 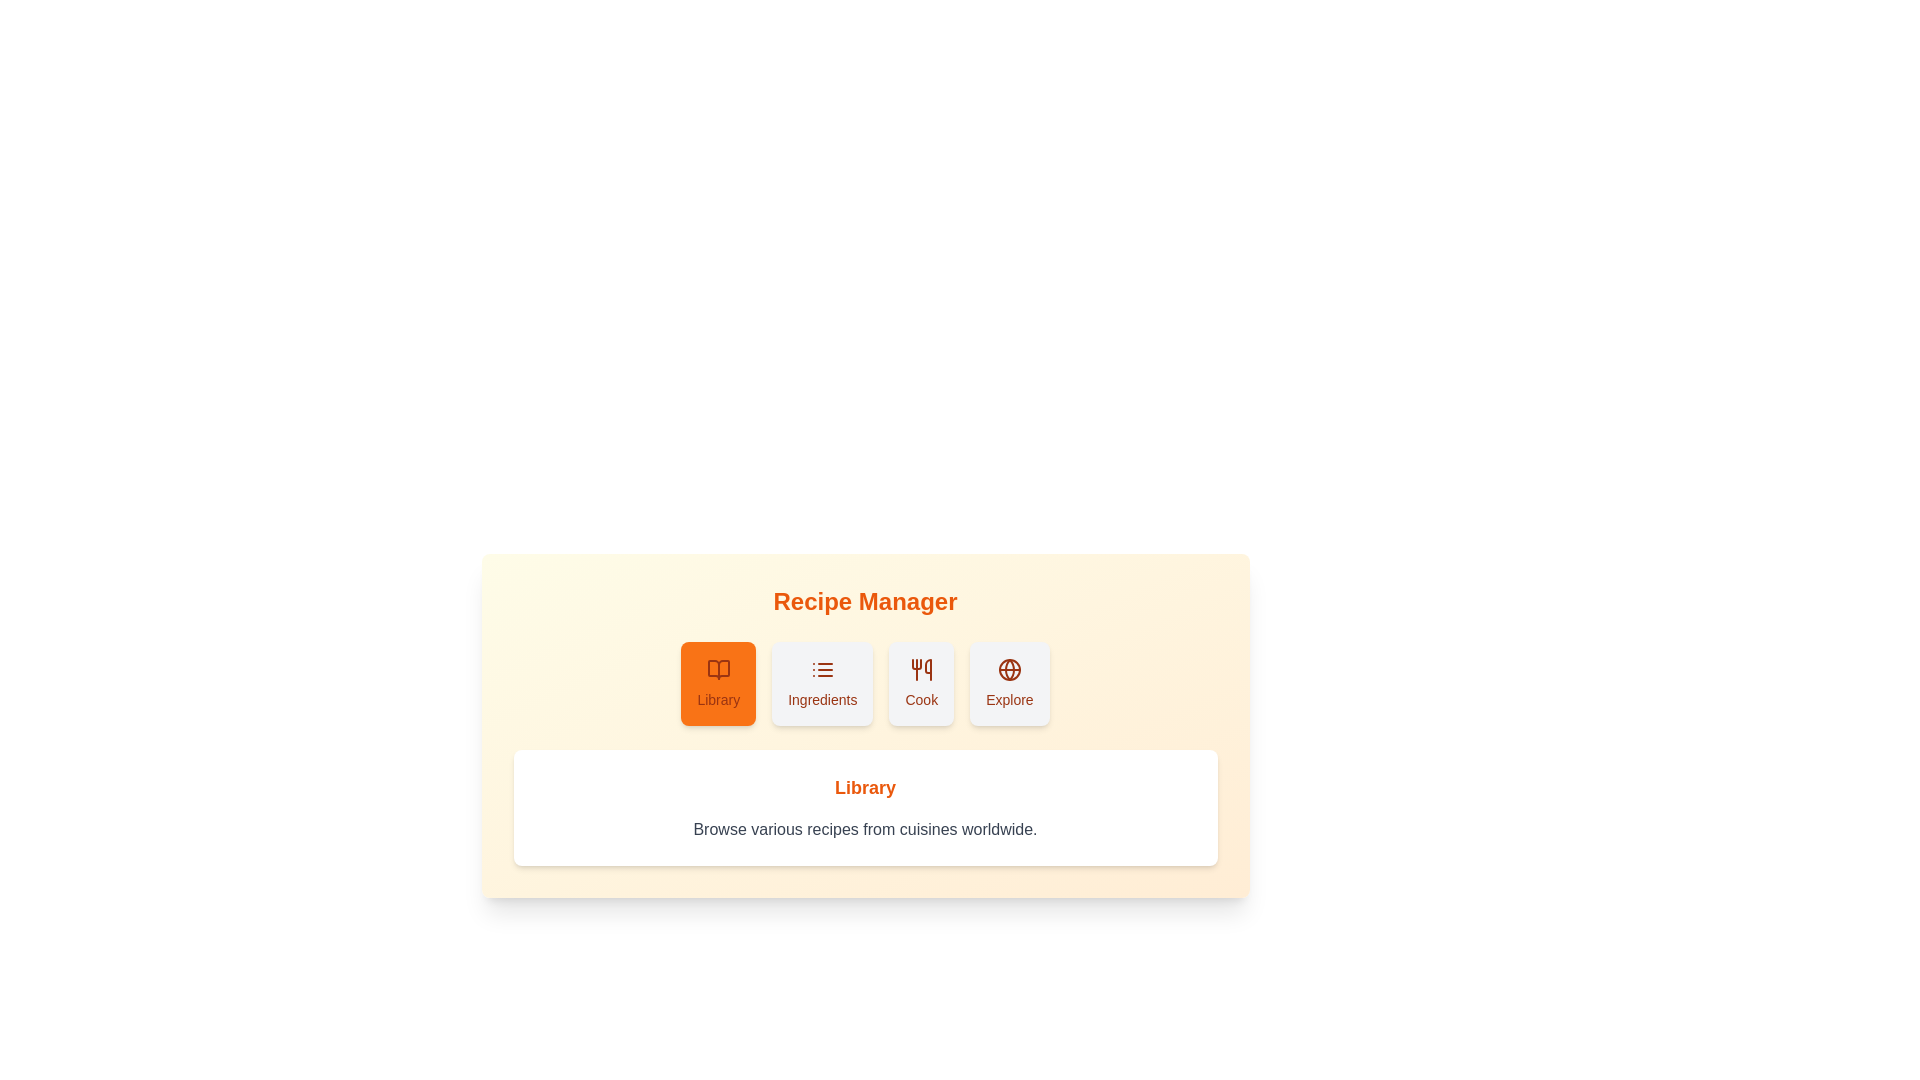 What do you see at coordinates (920, 682) in the screenshot?
I see `the Cook tab to view its content` at bounding box center [920, 682].